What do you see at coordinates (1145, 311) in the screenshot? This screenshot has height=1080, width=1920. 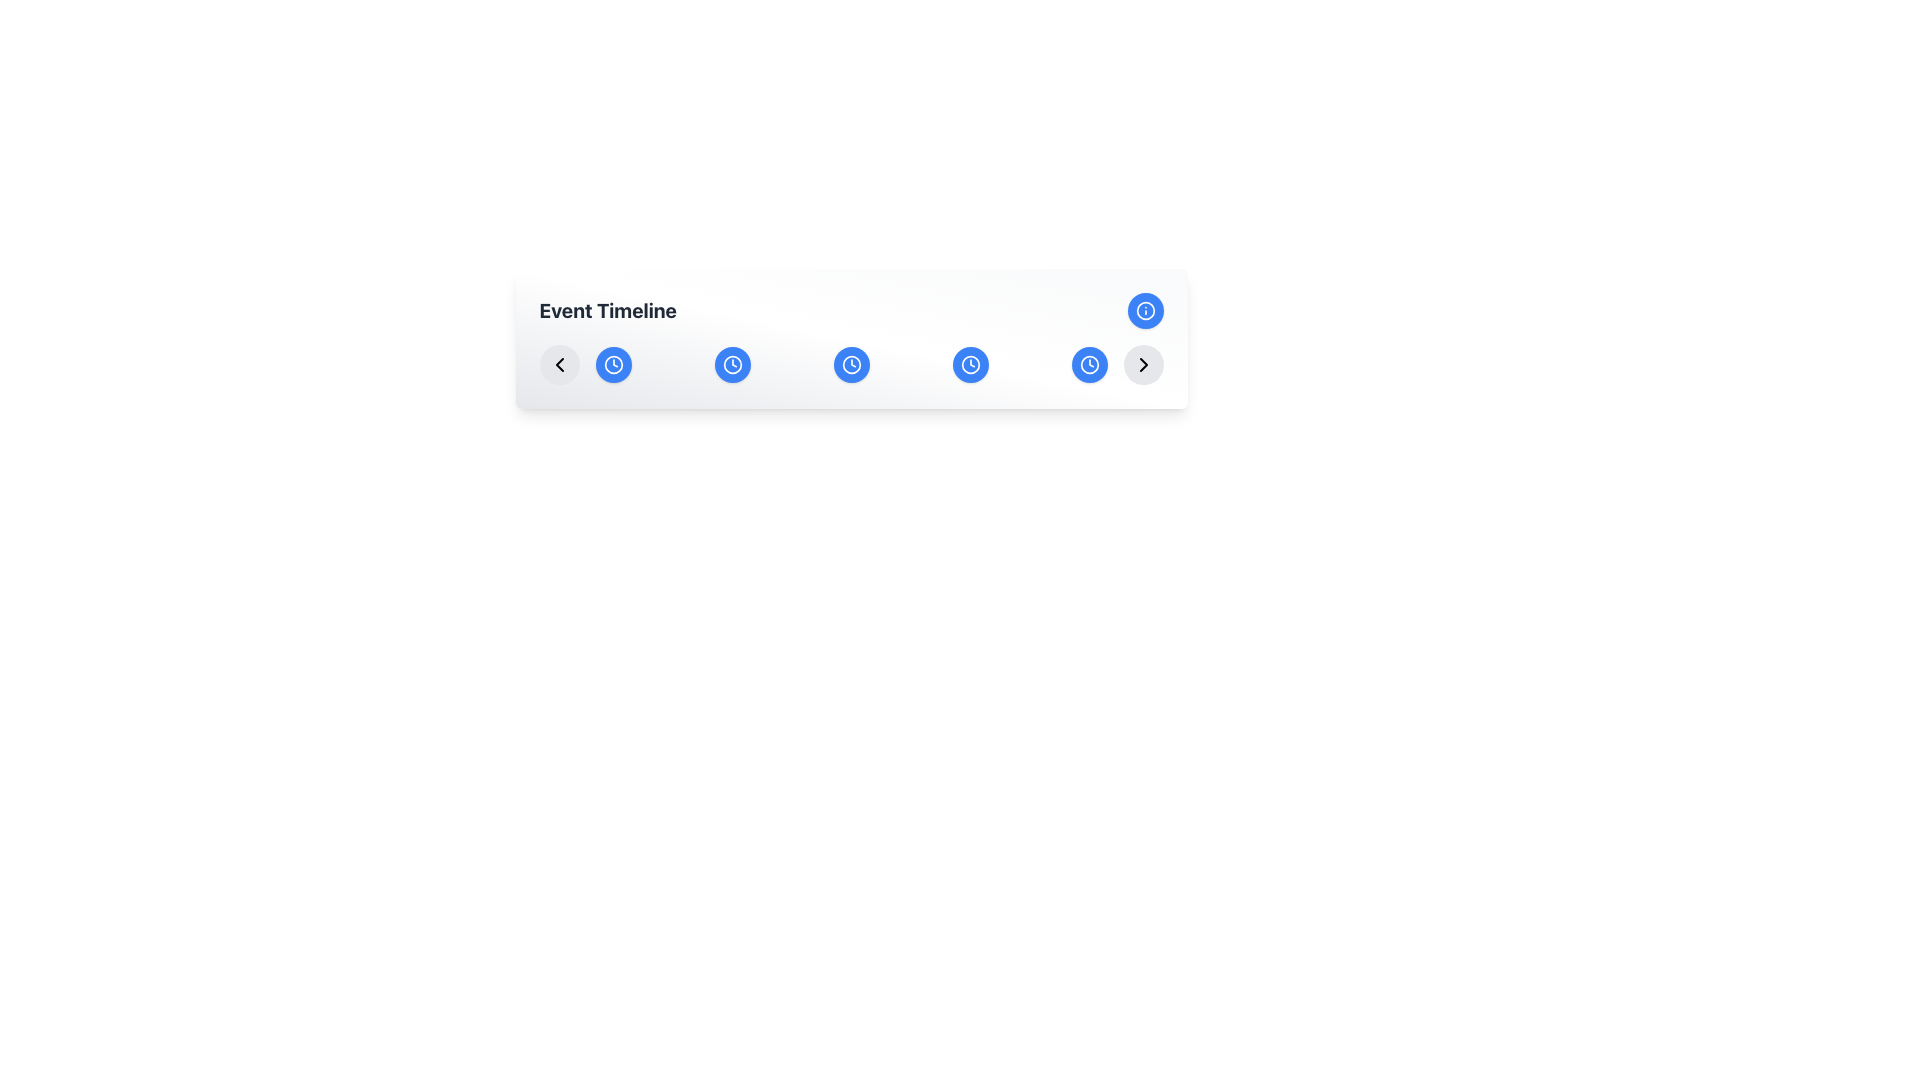 I see `the informational button located on the rightmost side of the header section under the label 'Event Timeline'` at bounding box center [1145, 311].